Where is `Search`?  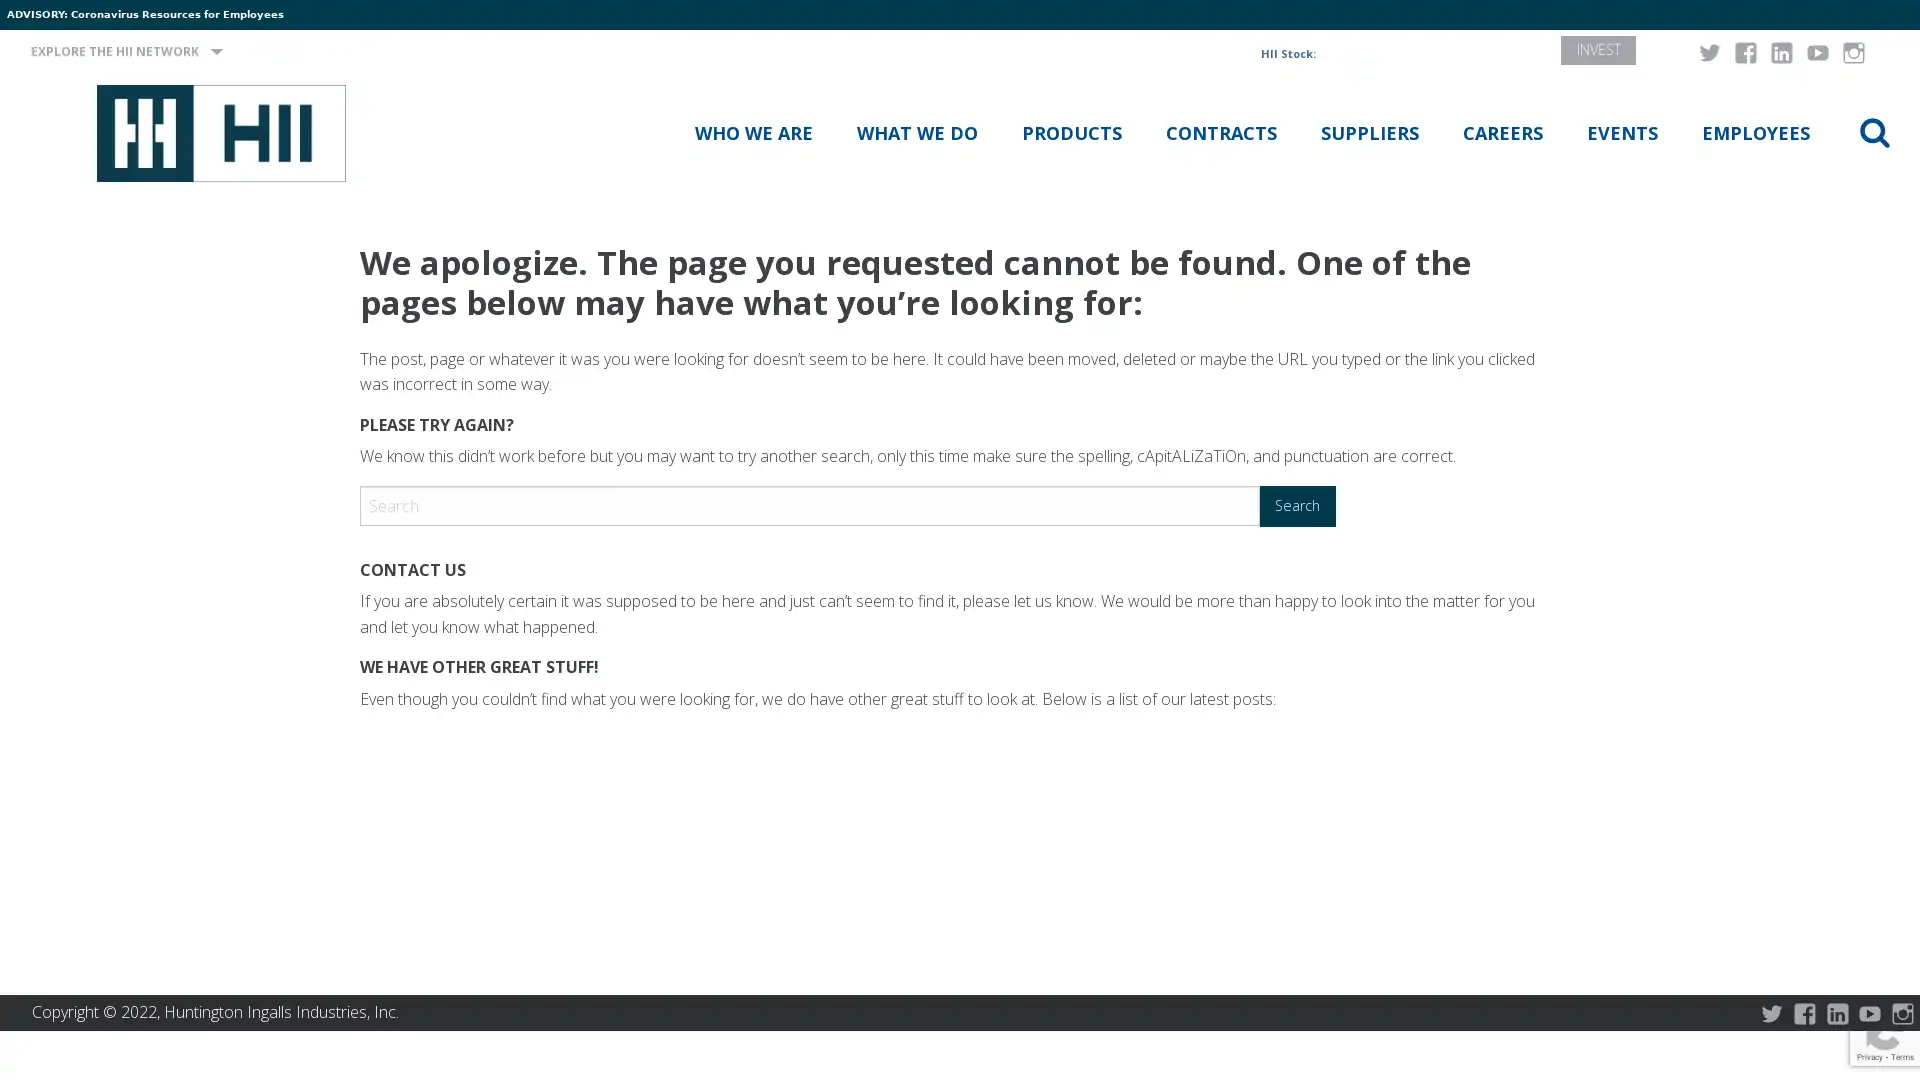 Search is located at coordinates (1297, 504).